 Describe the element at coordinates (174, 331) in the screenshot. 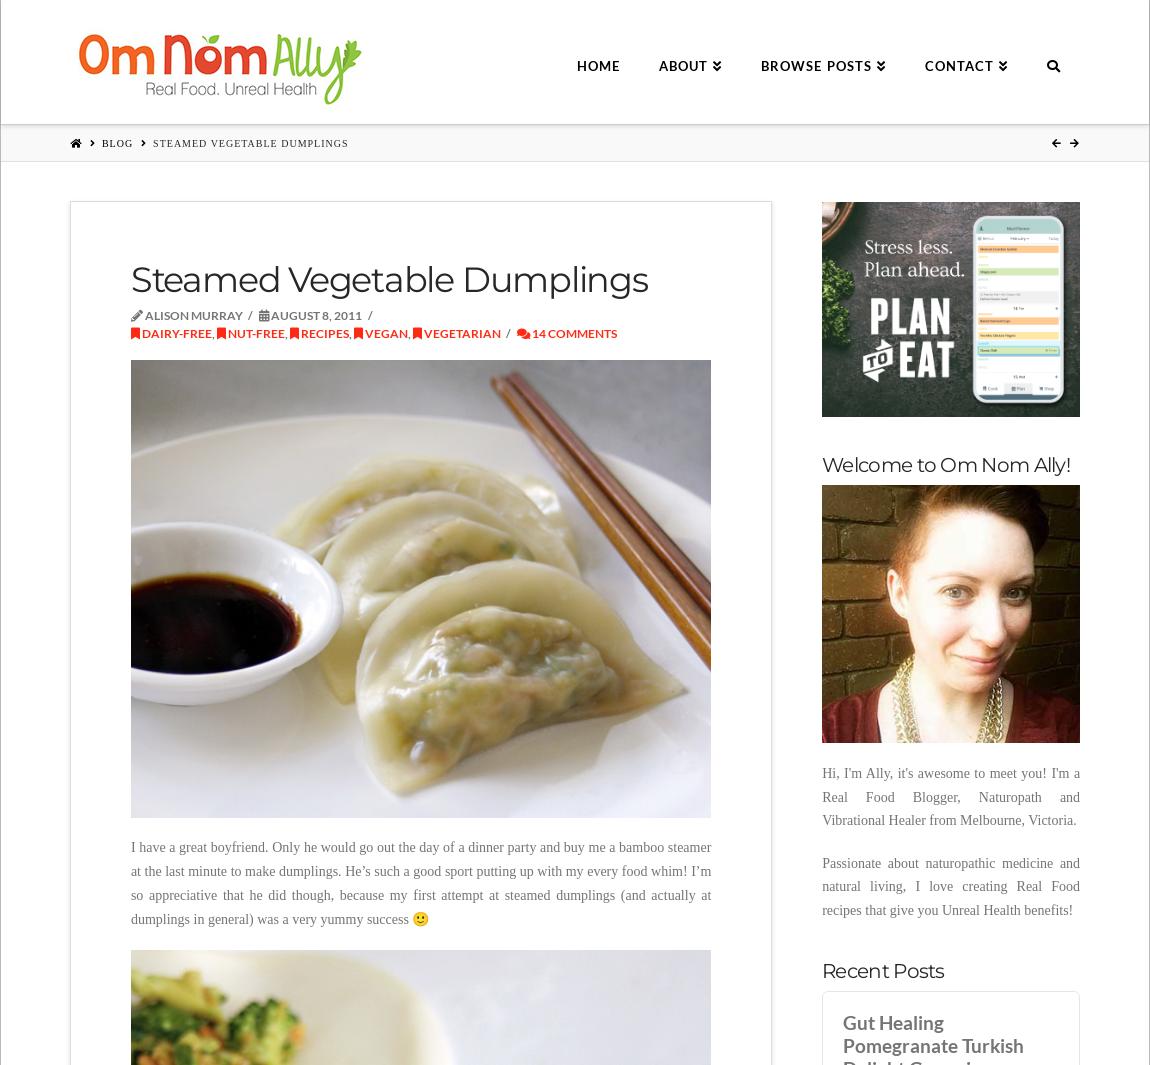

I see `'Dairy-free'` at that location.